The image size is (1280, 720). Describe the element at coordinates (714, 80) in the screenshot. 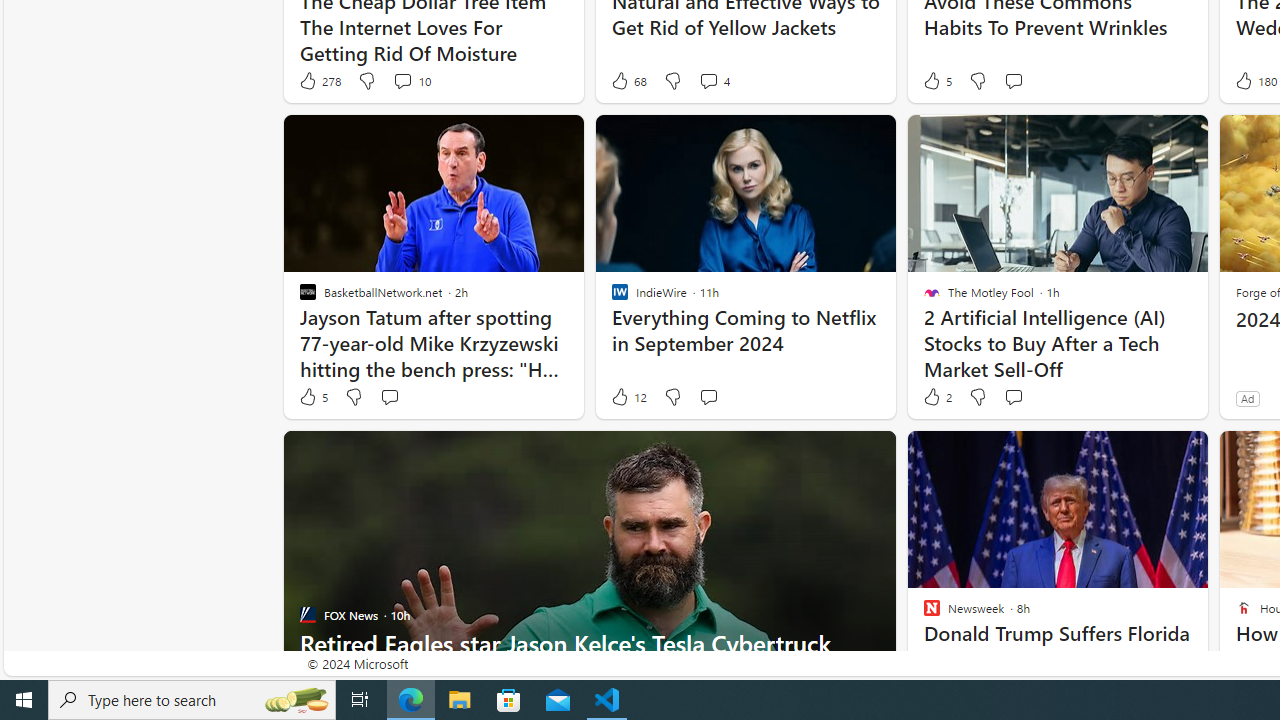

I see `'View comments 4 Comment'` at that location.